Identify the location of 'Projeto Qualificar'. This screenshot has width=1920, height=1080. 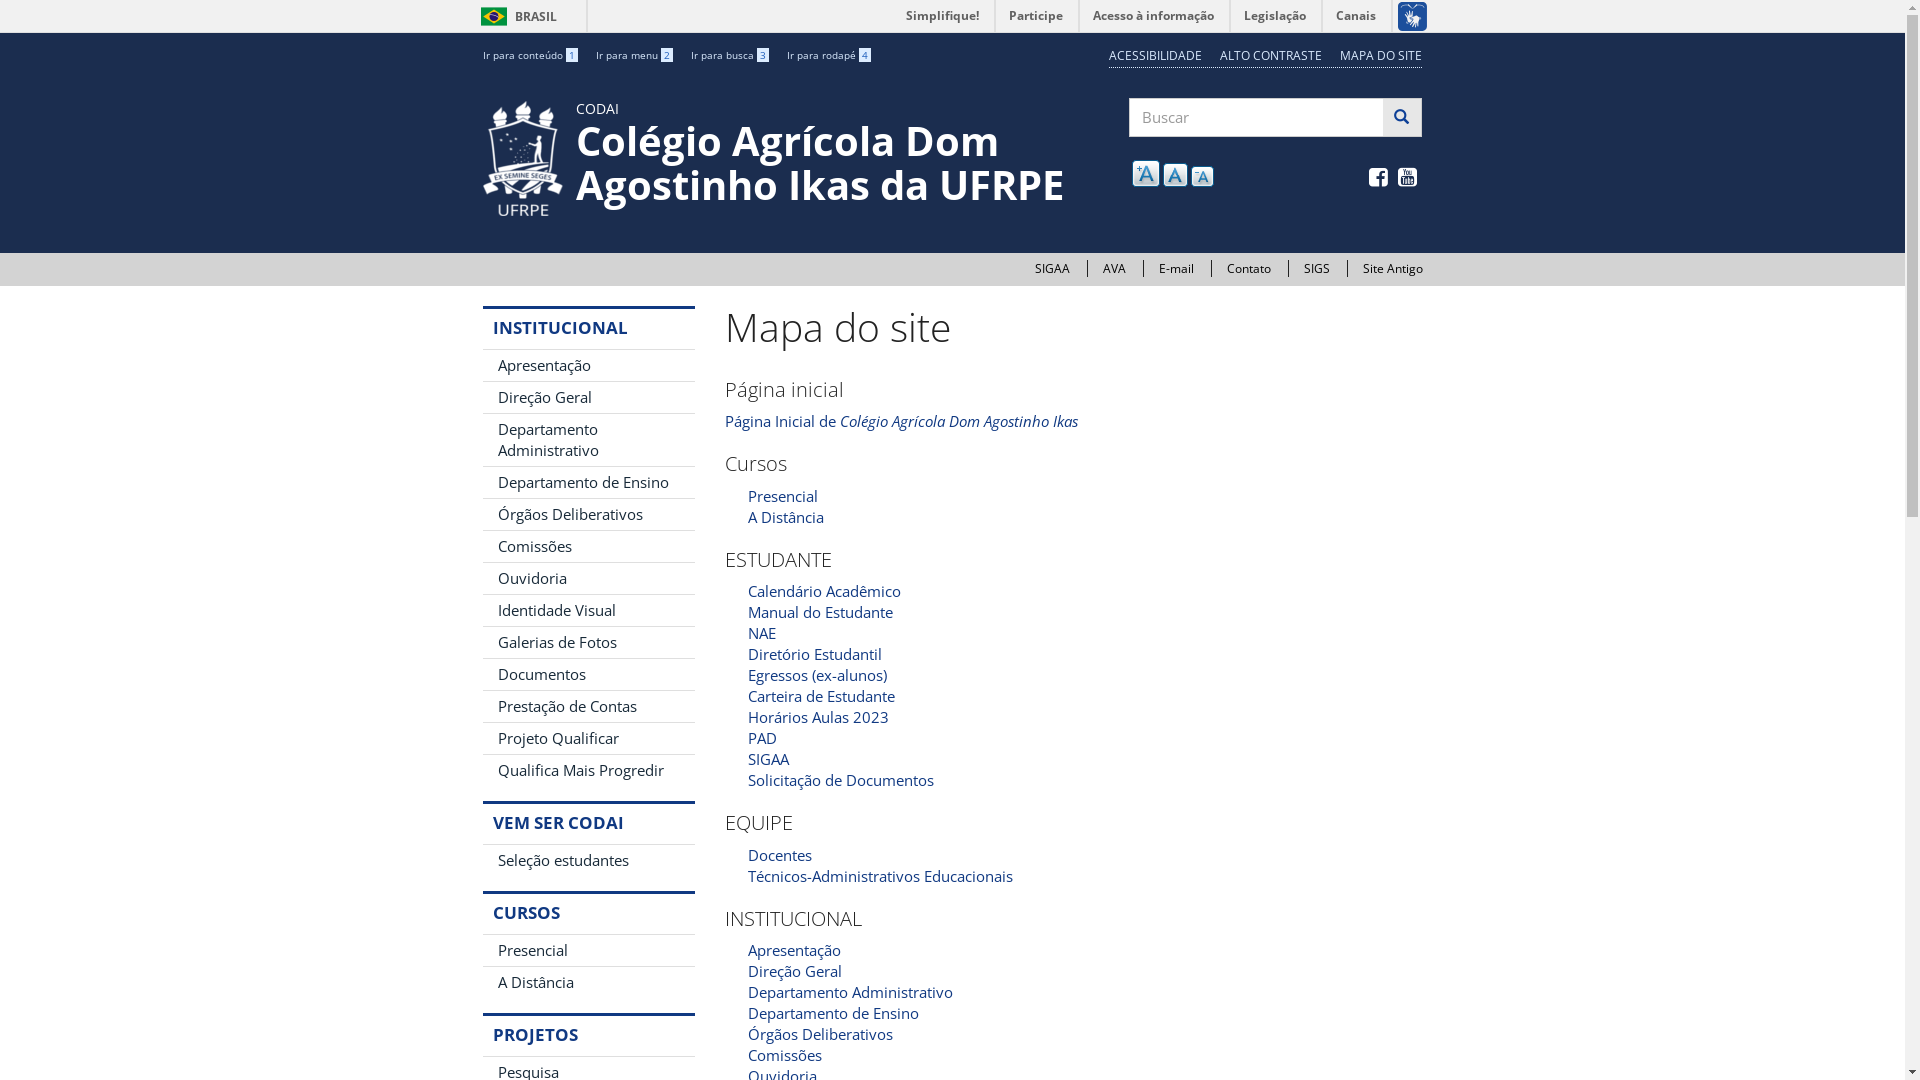
(587, 738).